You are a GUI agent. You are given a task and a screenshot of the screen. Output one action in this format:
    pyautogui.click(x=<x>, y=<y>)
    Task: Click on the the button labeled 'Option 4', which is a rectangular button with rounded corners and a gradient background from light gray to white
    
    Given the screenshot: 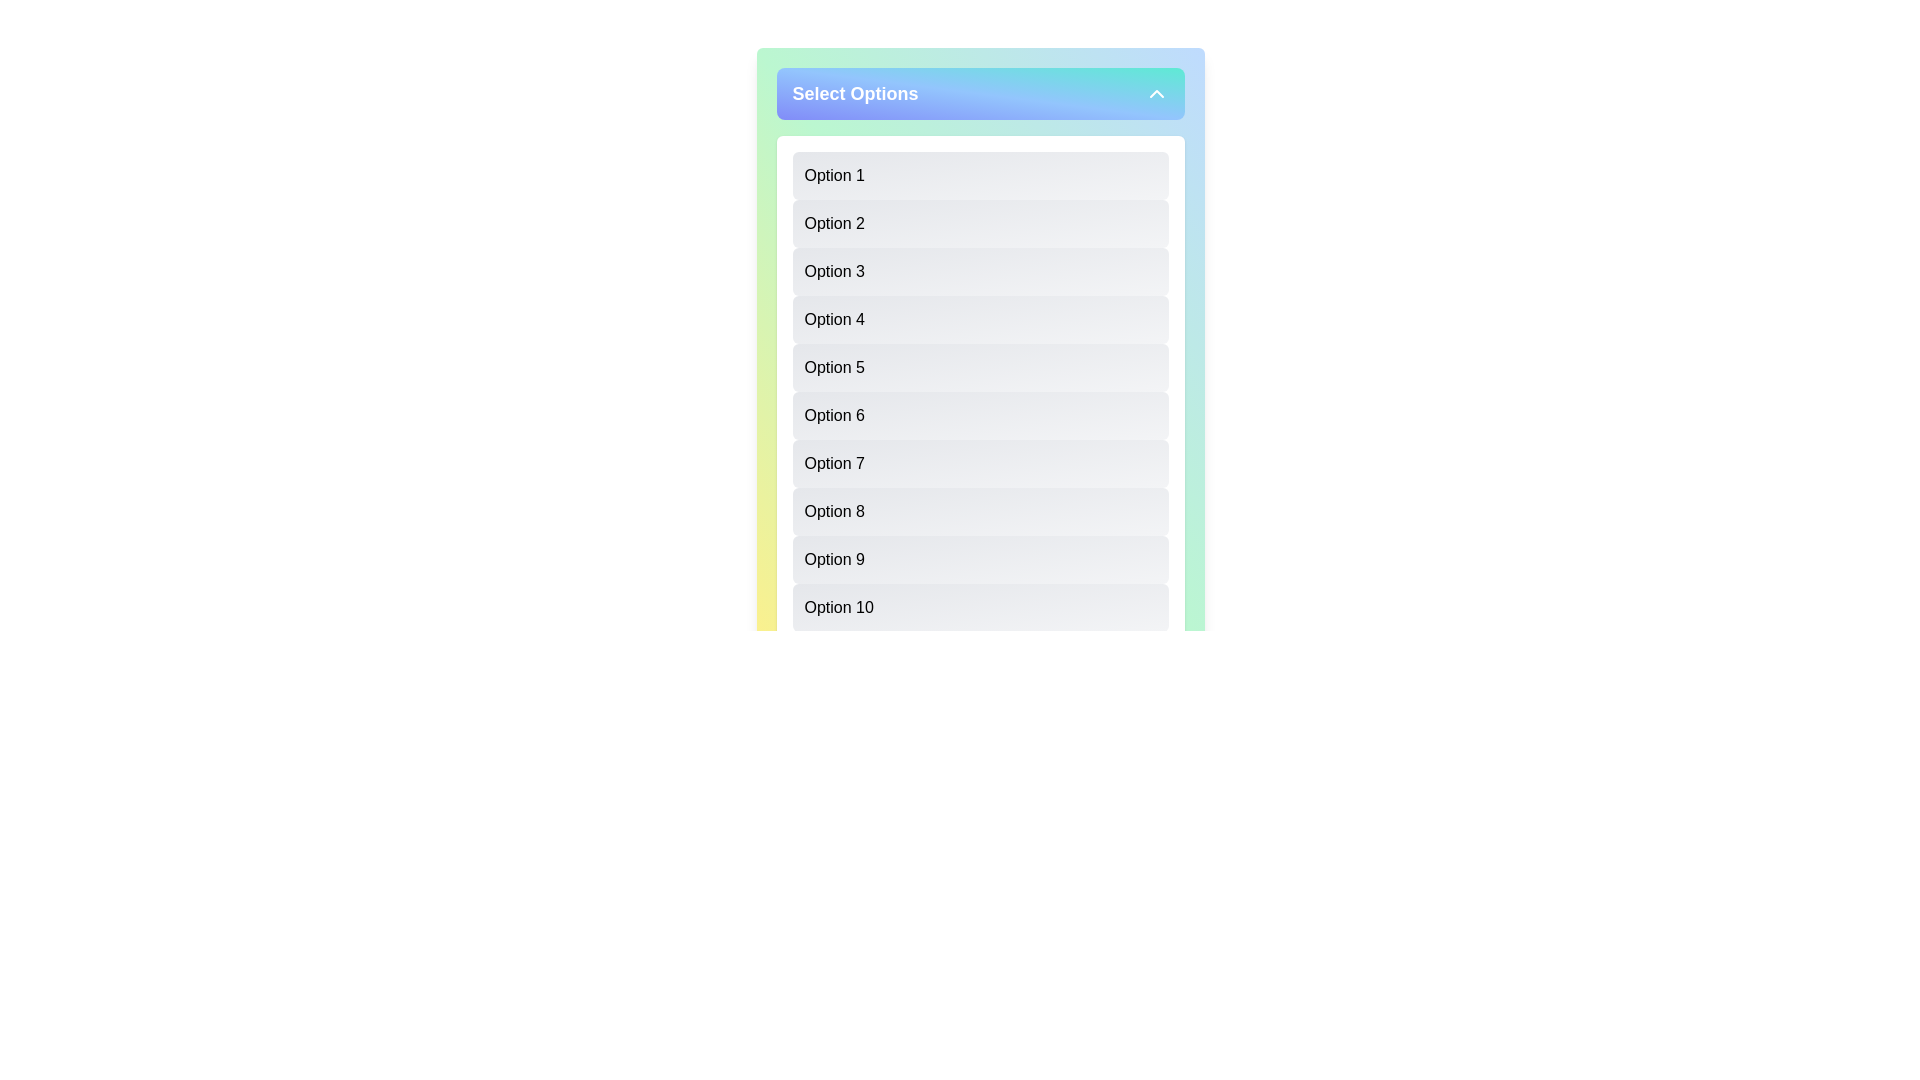 What is the action you would take?
    pyautogui.click(x=980, y=319)
    